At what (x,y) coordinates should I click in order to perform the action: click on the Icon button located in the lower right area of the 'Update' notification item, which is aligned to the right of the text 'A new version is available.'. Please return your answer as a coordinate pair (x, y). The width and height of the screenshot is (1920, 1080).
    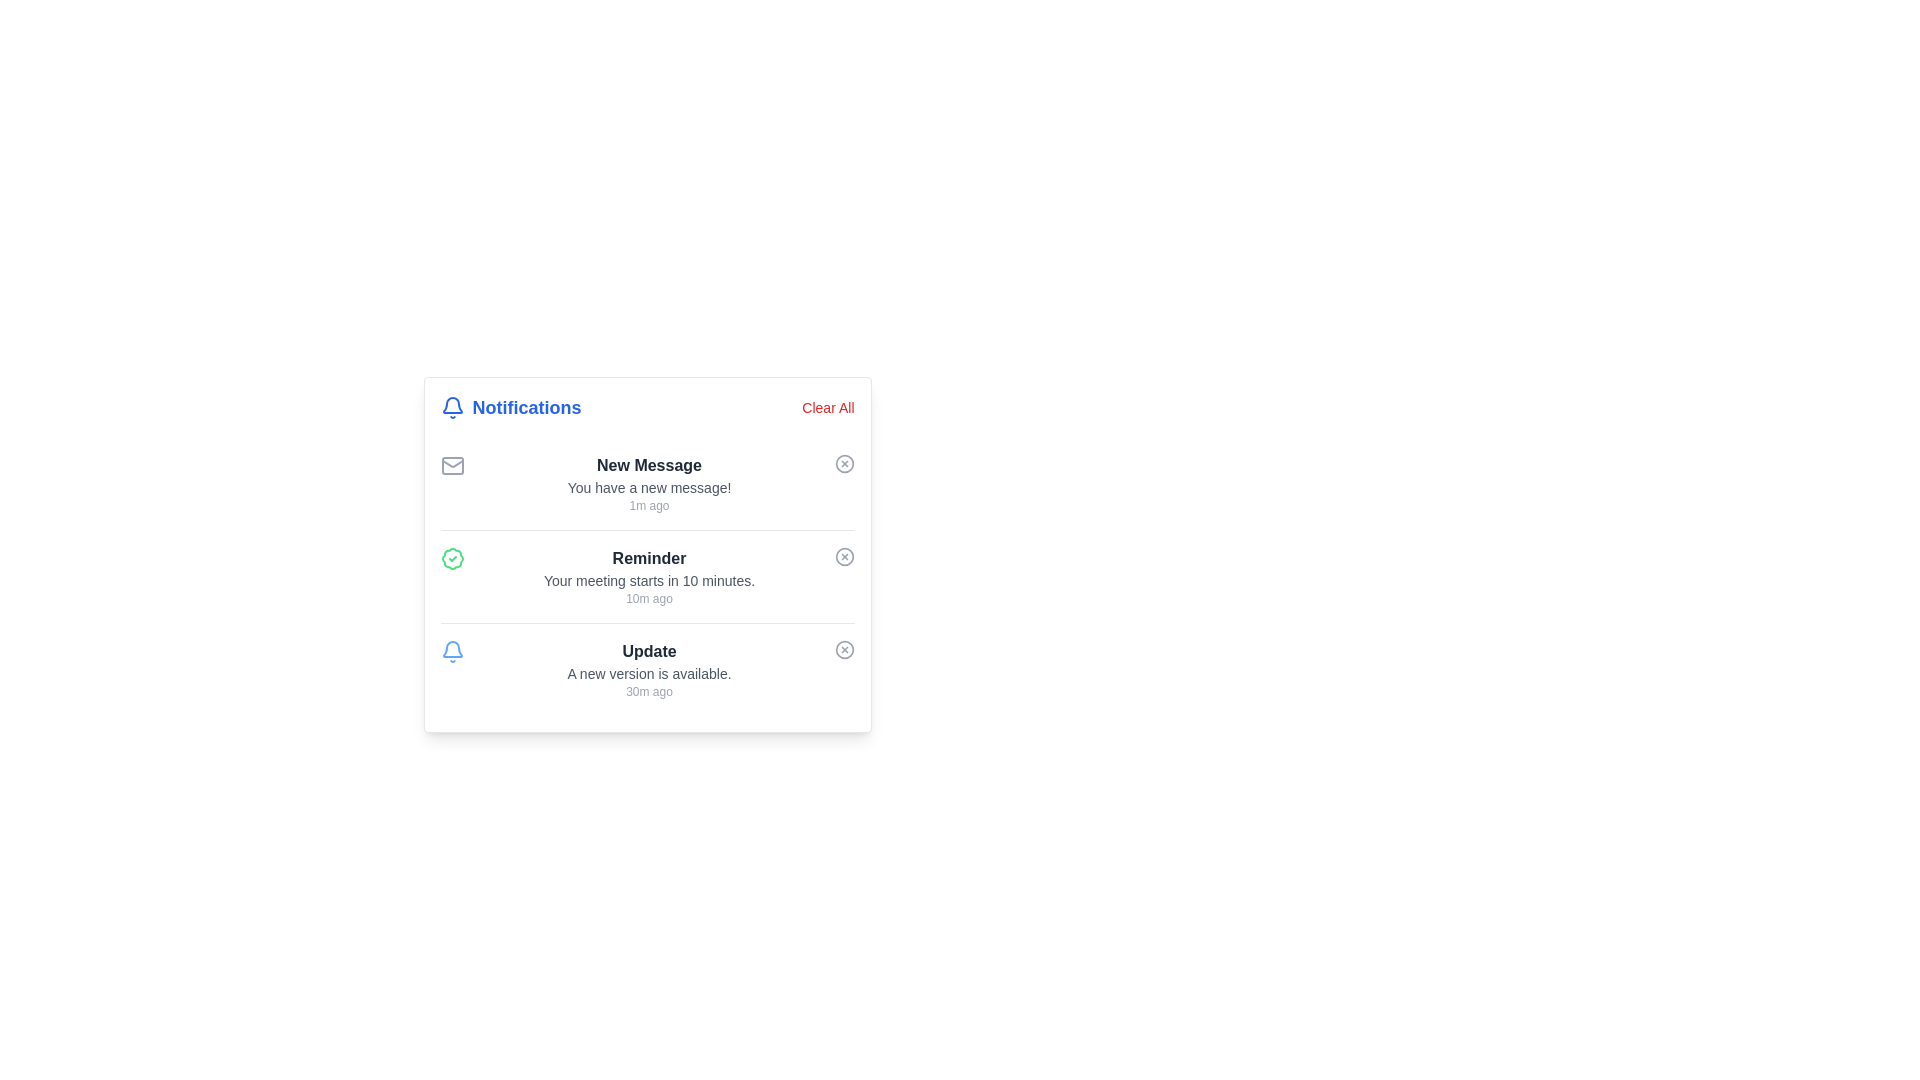
    Looking at the image, I should click on (844, 650).